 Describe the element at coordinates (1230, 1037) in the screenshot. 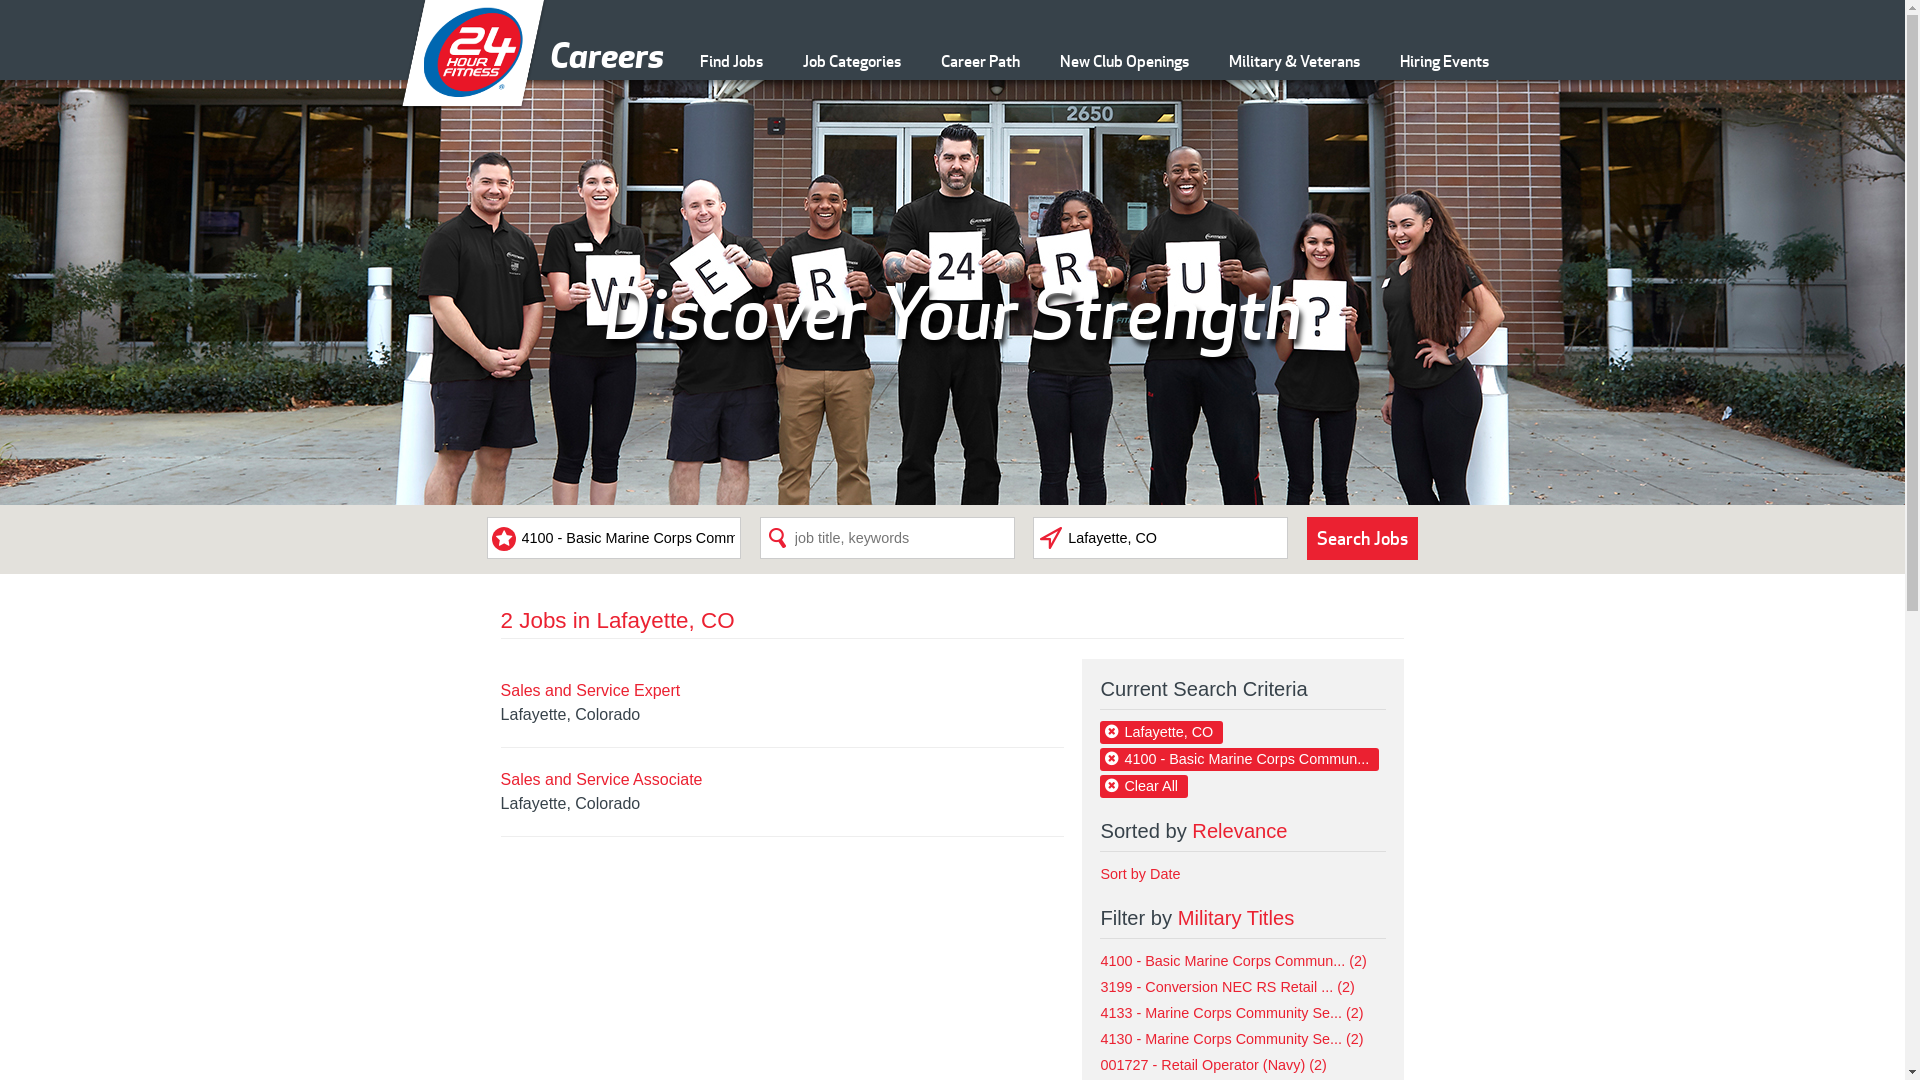

I see `'4130 - Marine Corps Community Se... (2)'` at that location.